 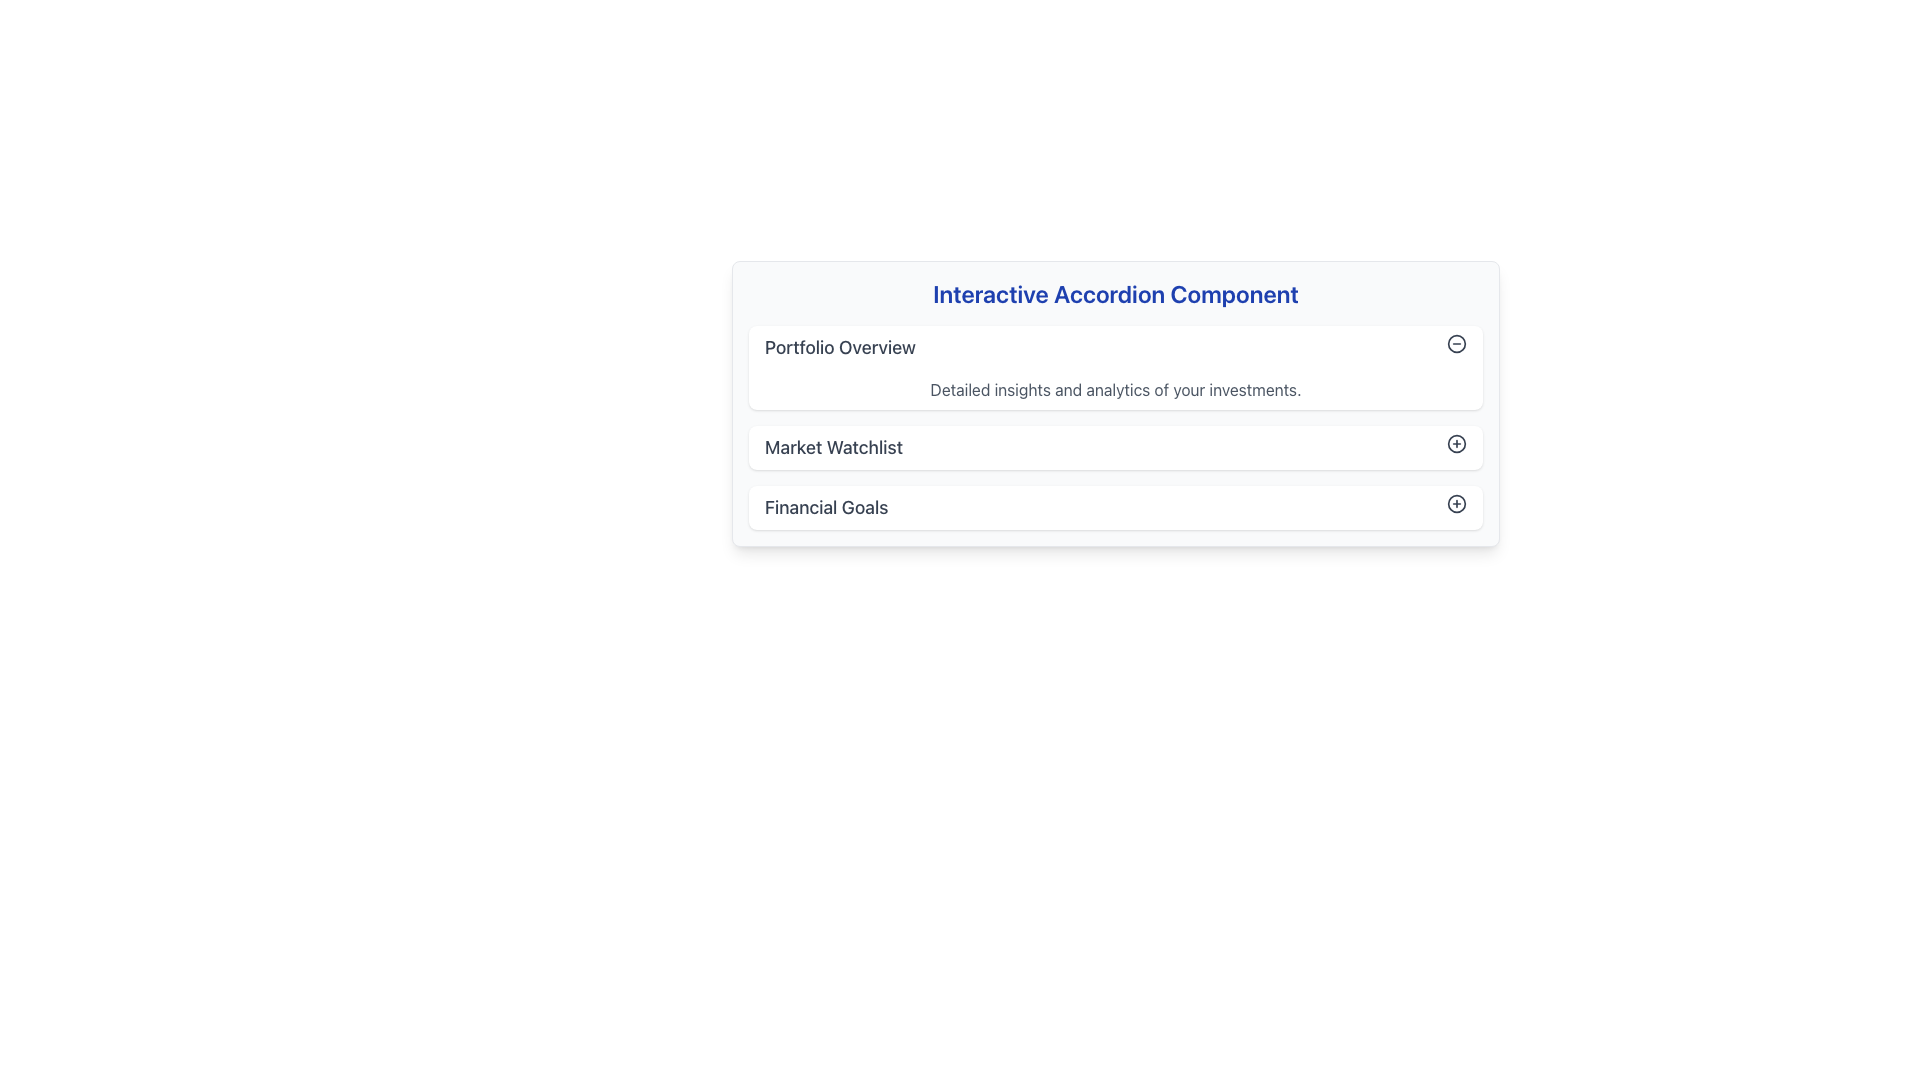 What do you see at coordinates (1457, 442) in the screenshot?
I see `the circular shape that represents the outer boundary of the 'plus' icon, which is part of the interactive controls aligned to the right of the 'Market Watchlist' label` at bounding box center [1457, 442].